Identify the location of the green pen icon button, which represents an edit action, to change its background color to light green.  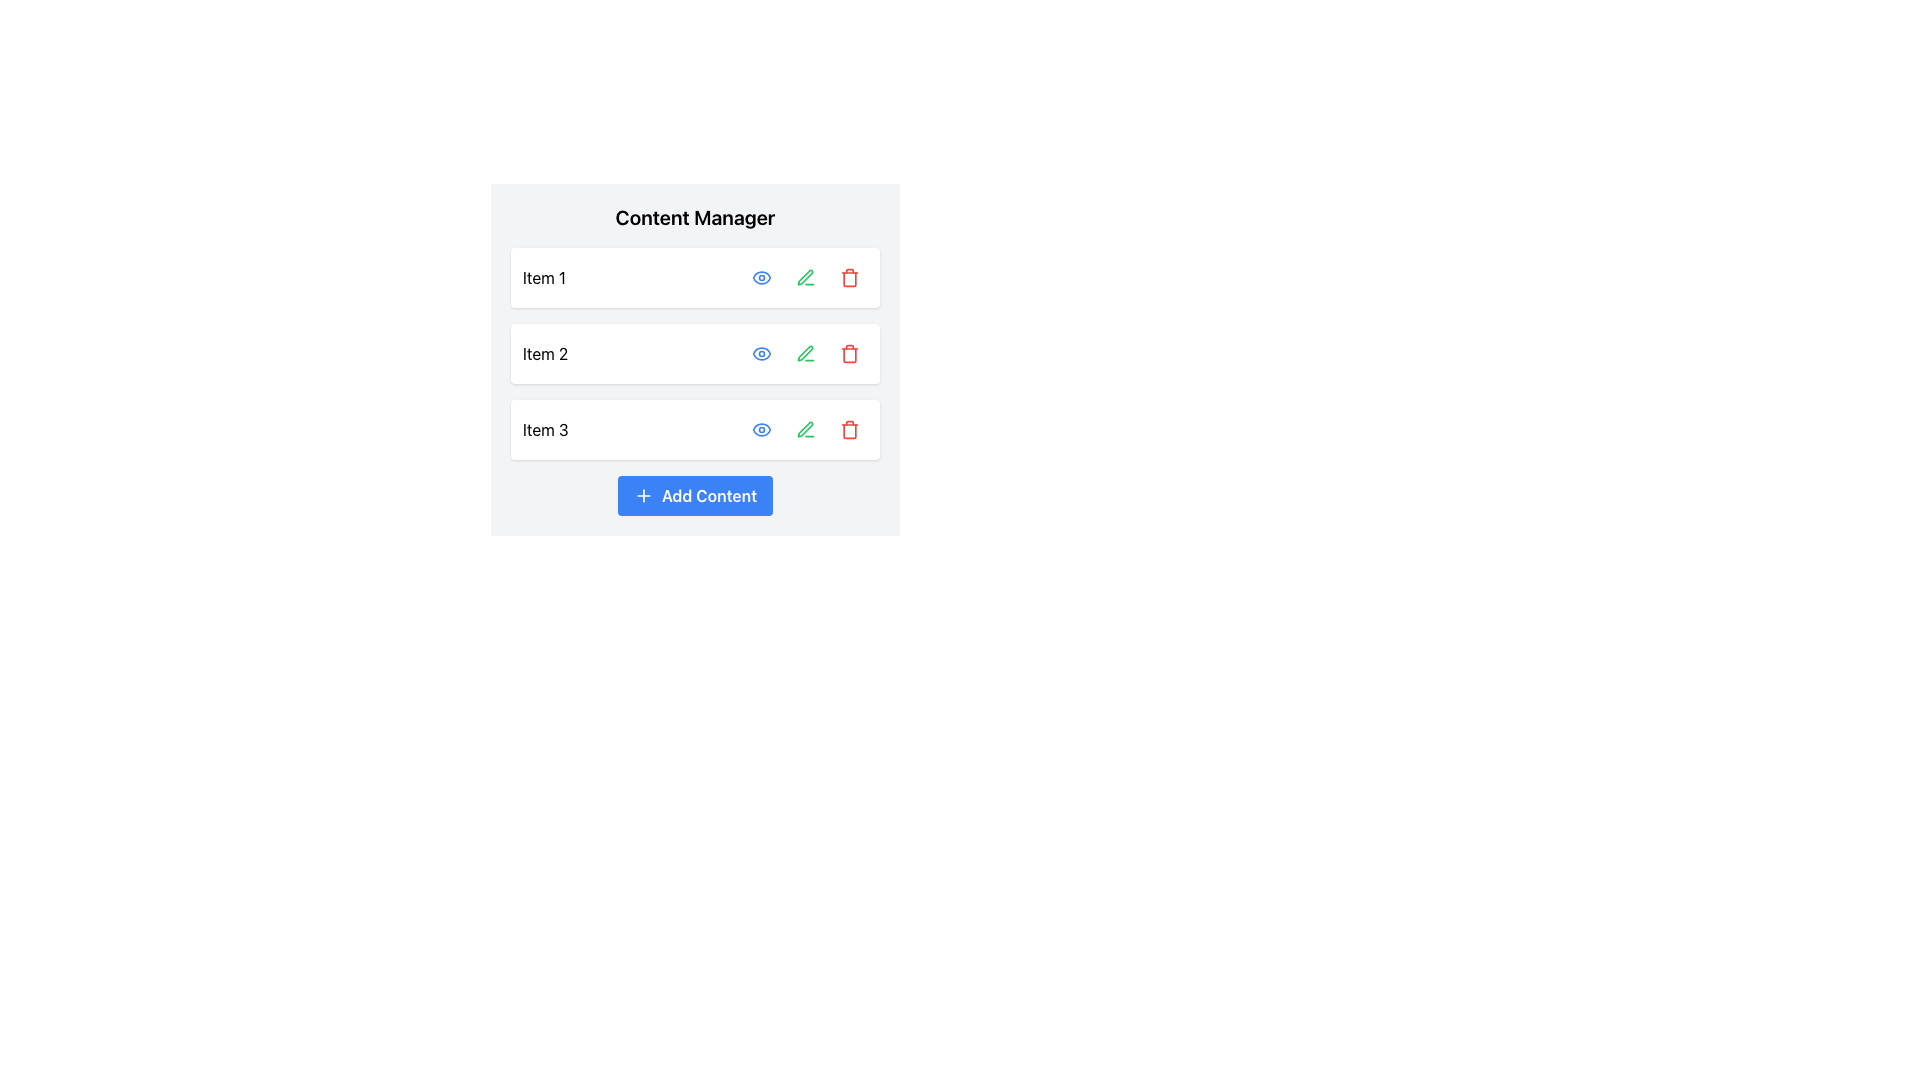
(806, 428).